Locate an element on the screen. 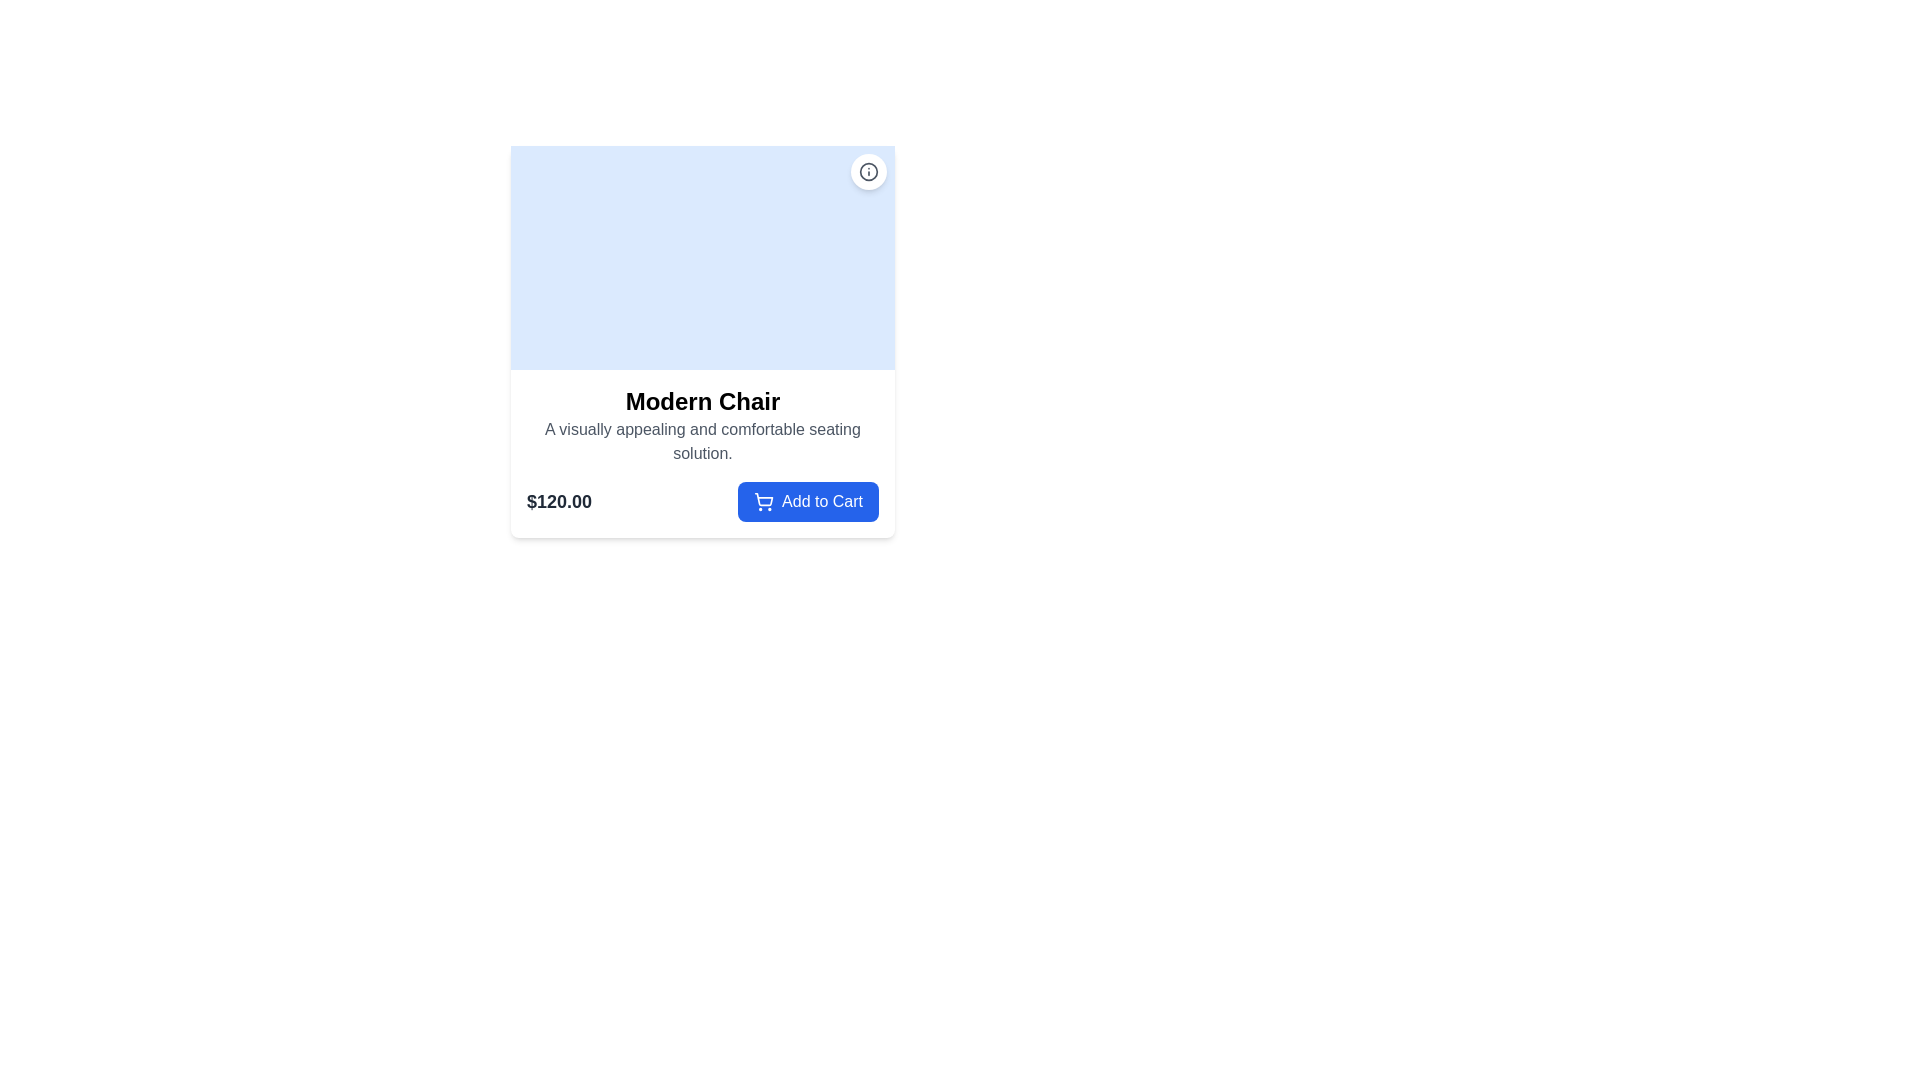 Image resolution: width=1920 pixels, height=1080 pixels. the descriptive text block that provides details about the product features, located below the 'Modern Chair' title and above the '$120.00' price text is located at coordinates (702, 441).